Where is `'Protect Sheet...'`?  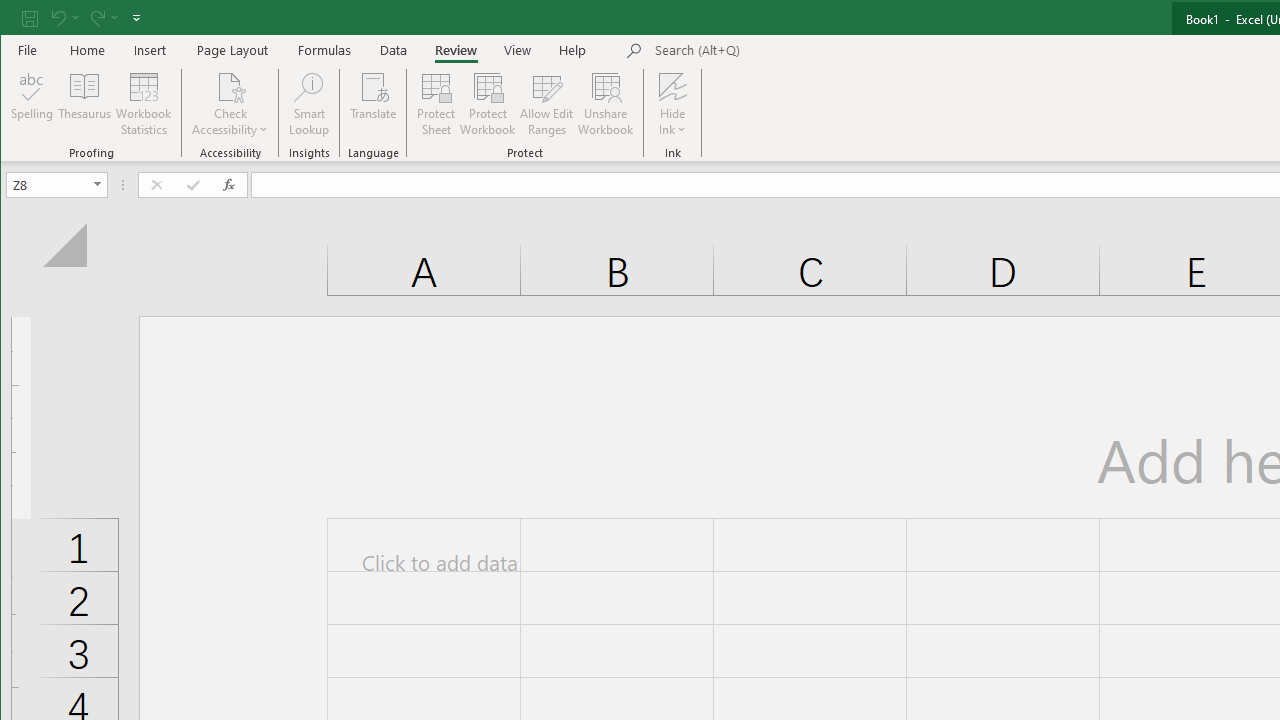 'Protect Sheet...' is located at coordinates (435, 104).